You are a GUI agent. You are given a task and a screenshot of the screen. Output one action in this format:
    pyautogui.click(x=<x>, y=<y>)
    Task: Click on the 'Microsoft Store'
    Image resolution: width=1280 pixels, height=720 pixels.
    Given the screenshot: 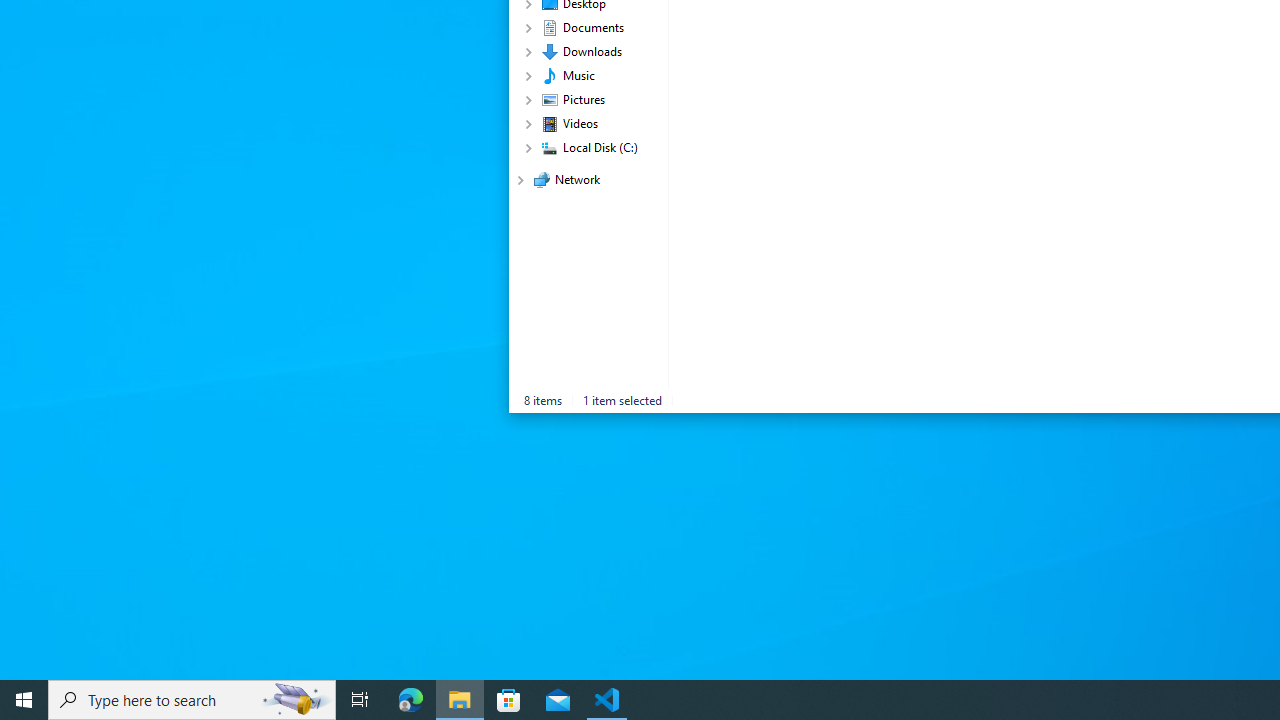 What is the action you would take?
    pyautogui.click(x=509, y=698)
    